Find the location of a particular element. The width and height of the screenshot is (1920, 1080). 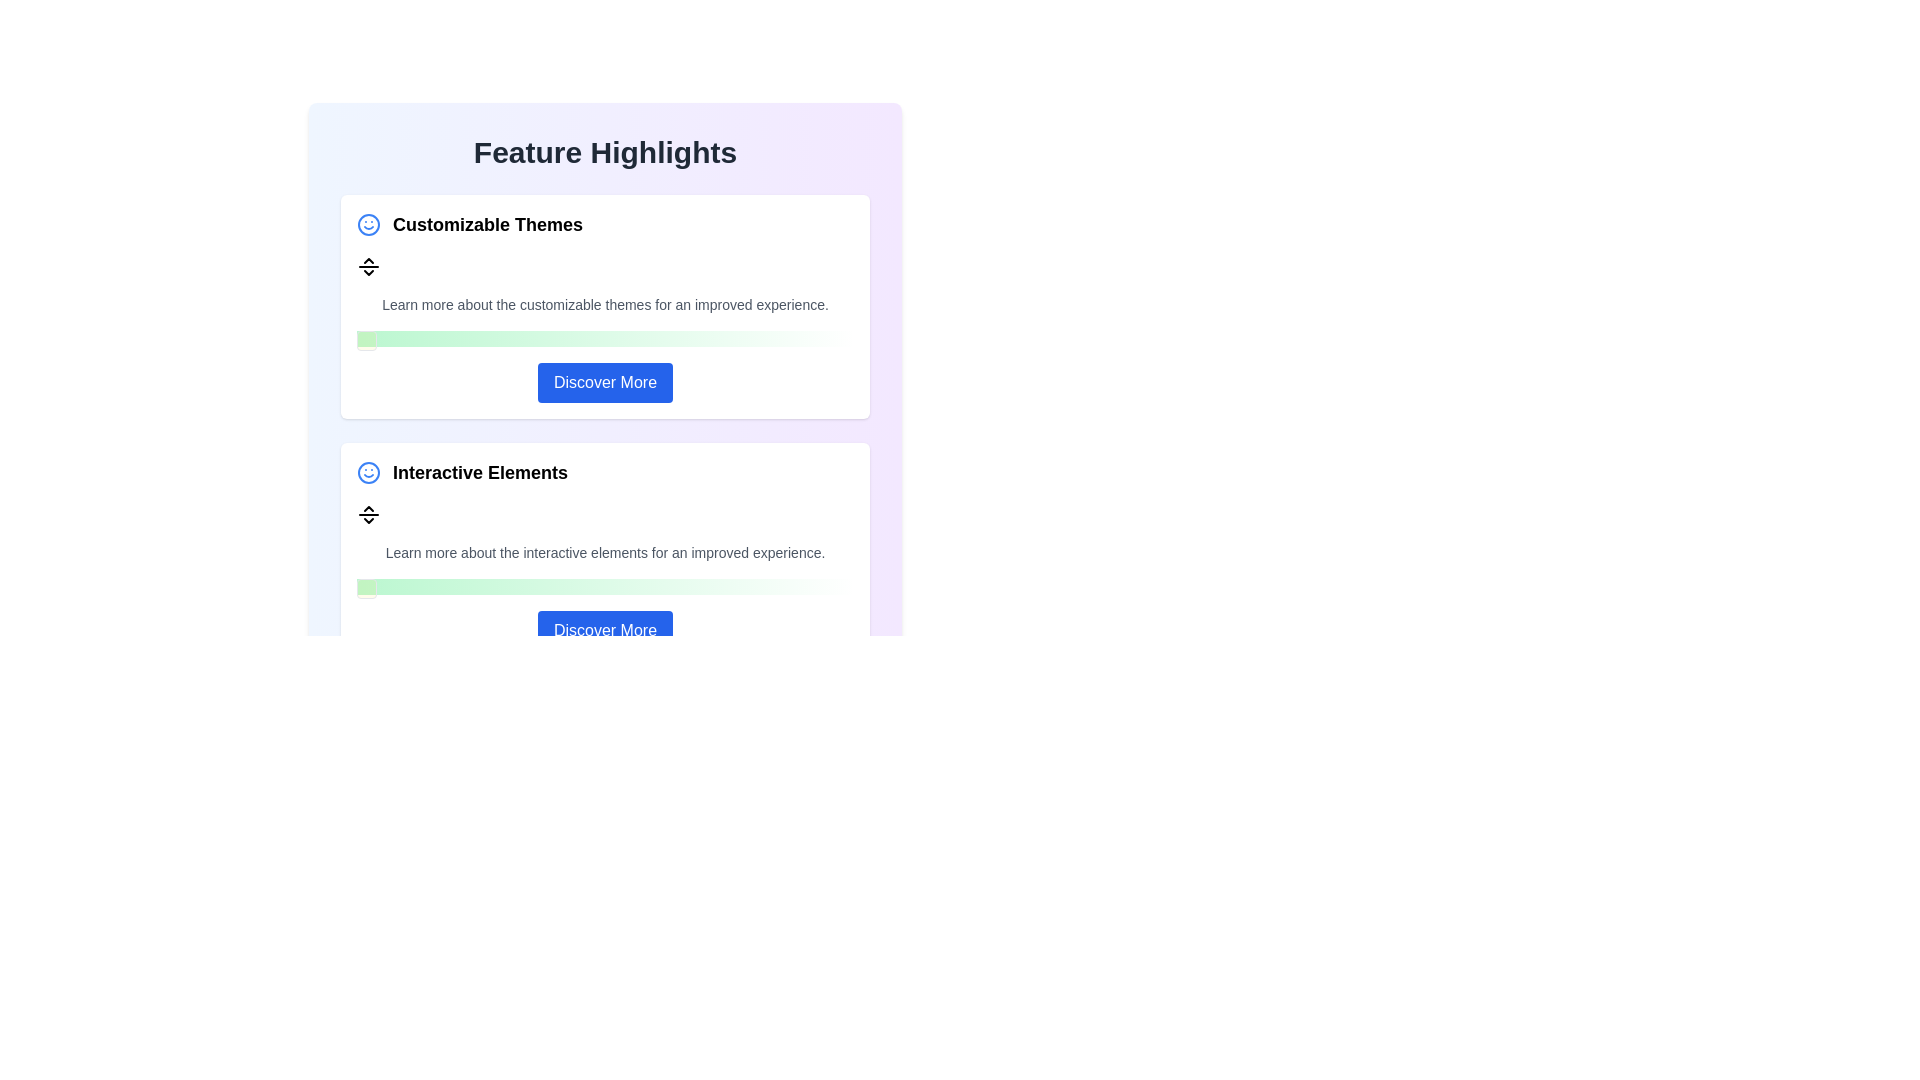

the Text display component that provides information about the 'Interactive Elements' feature, located below the 'Interactive Elements' subheading and within the second section of the interface is located at coordinates (604, 552).